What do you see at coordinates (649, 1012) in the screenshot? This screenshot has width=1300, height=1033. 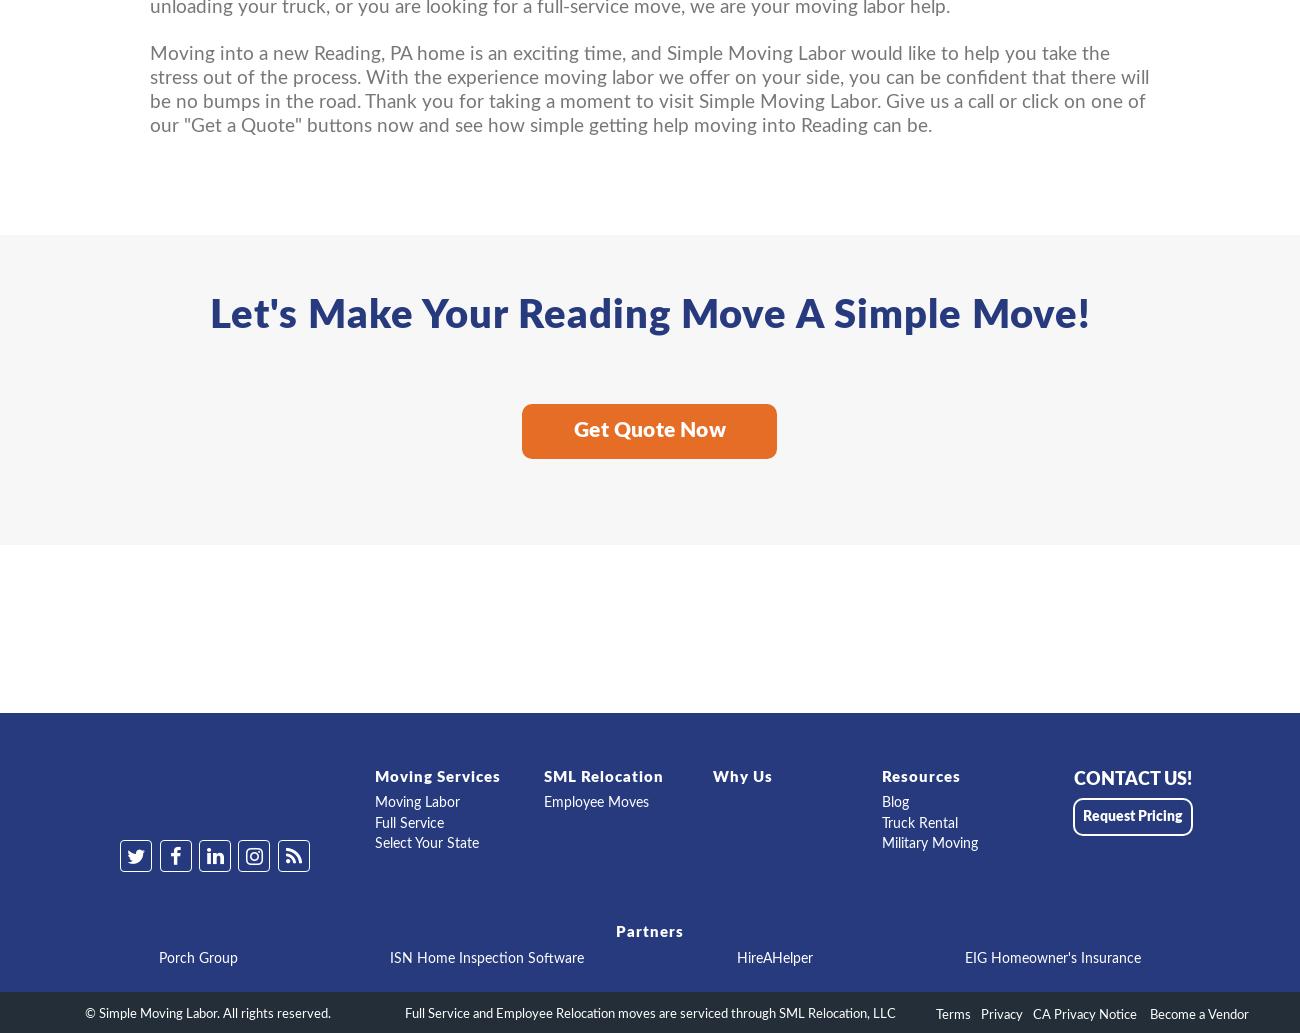 I see `'Full Service and Employee Relocation moves are serviced through SML Relocation, LLC'` at bounding box center [649, 1012].